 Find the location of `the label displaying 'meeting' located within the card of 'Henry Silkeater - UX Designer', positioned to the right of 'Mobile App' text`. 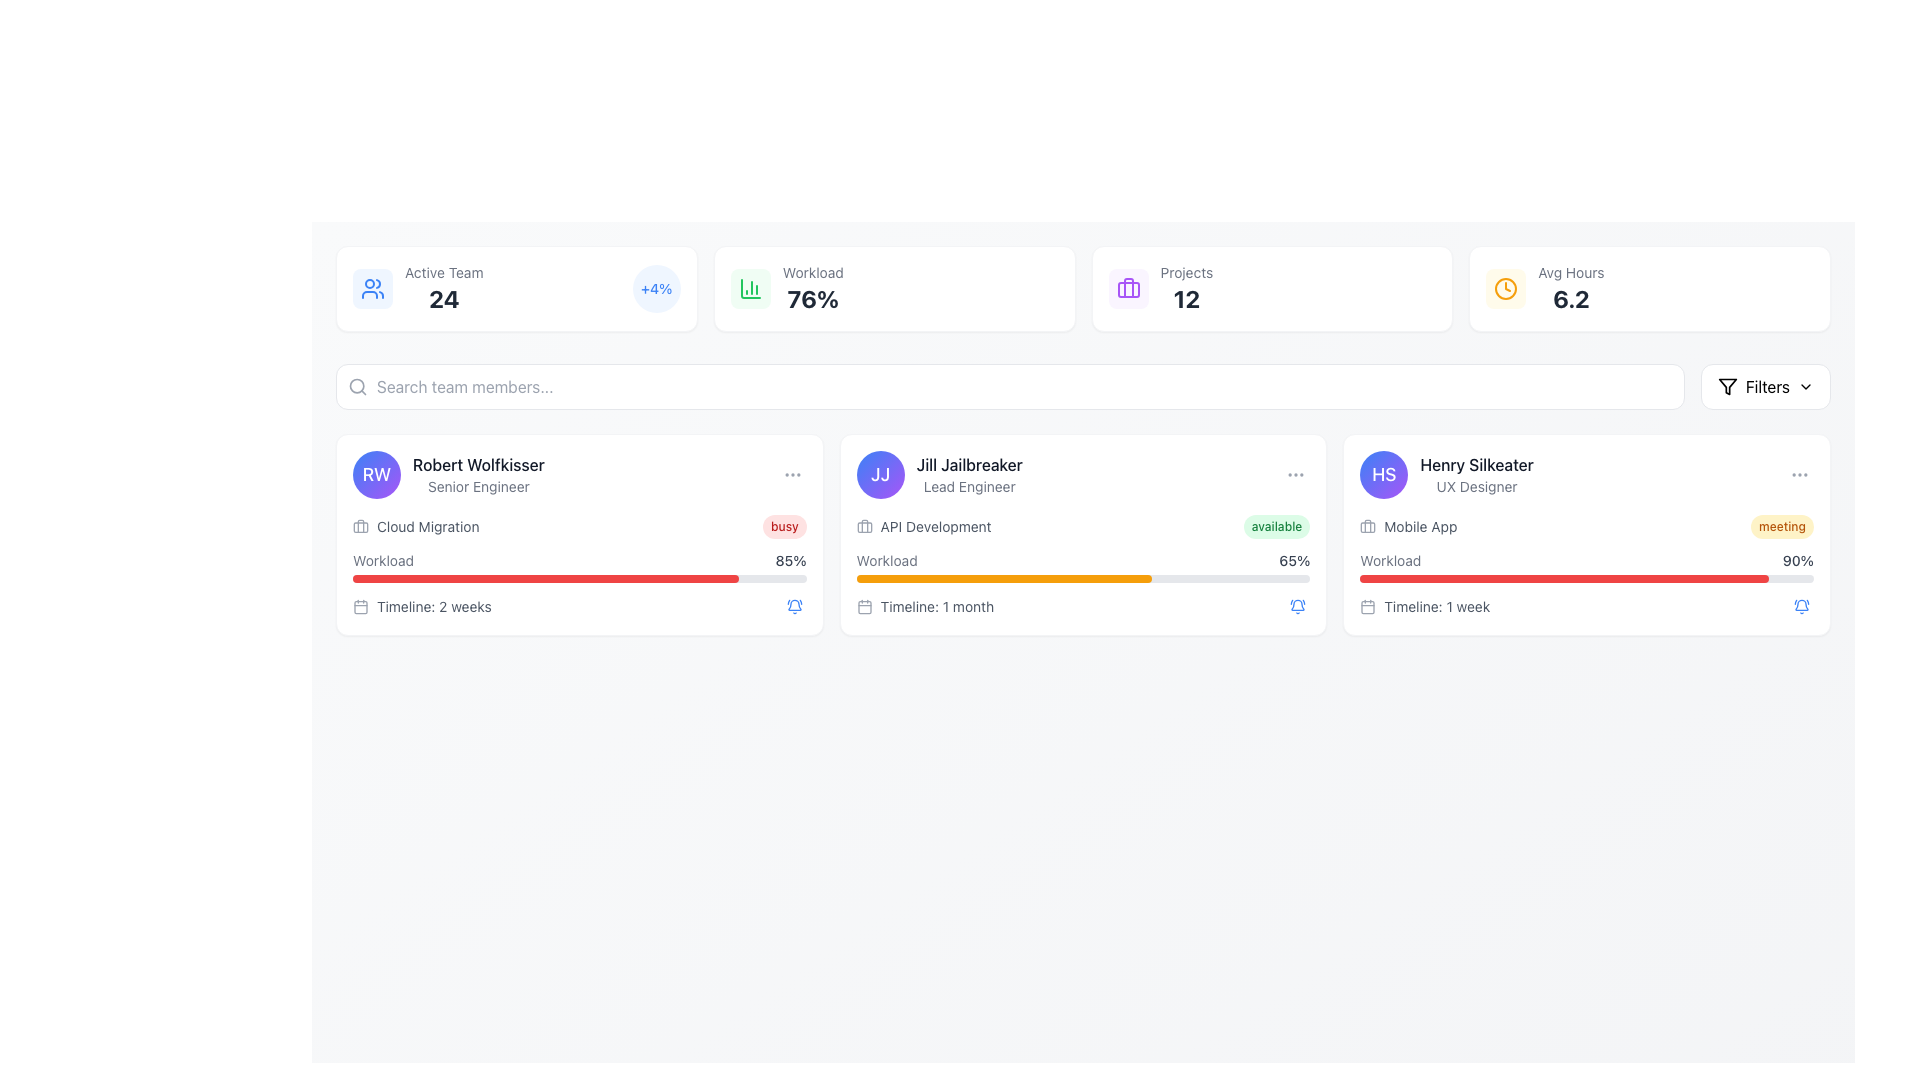

the label displaying 'meeting' located within the card of 'Henry Silkeater - UX Designer', positioned to the right of 'Mobile App' text is located at coordinates (1782, 526).